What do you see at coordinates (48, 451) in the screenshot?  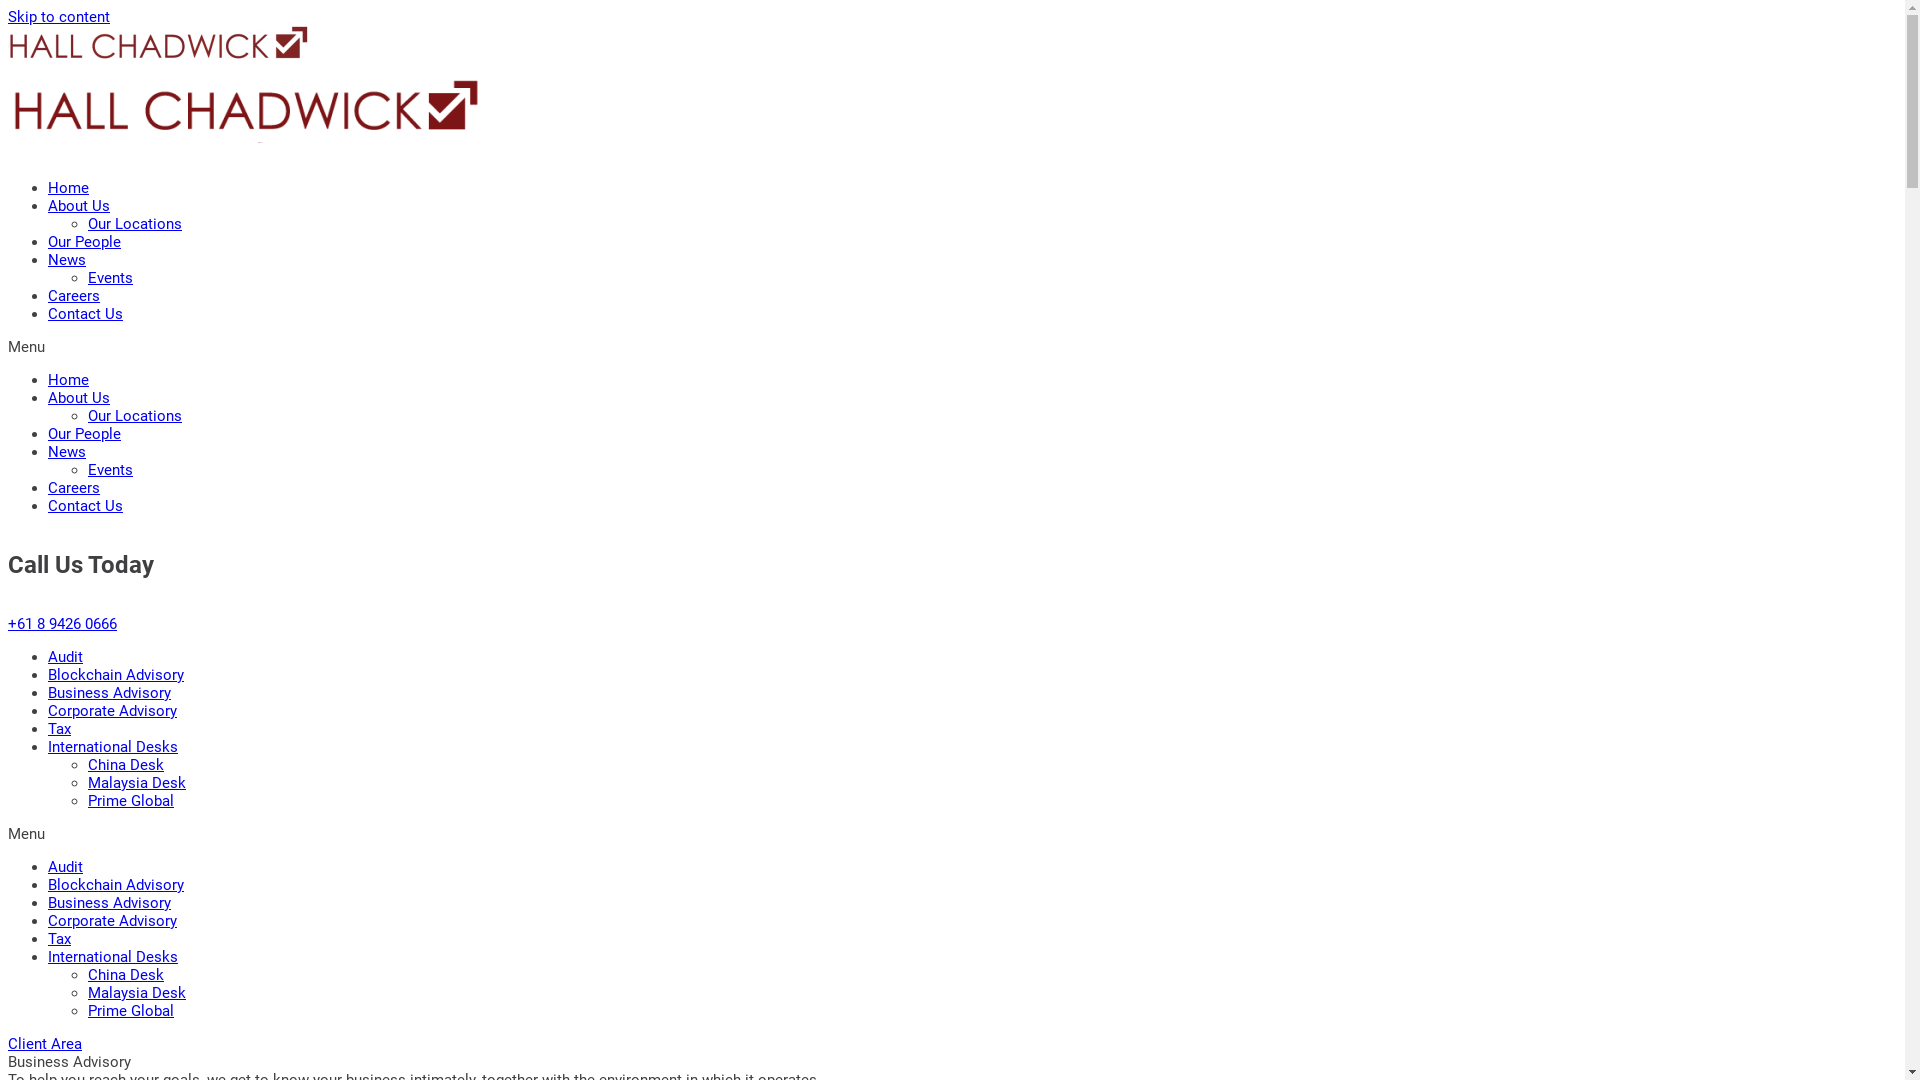 I see `'News'` at bounding box center [48, 451].